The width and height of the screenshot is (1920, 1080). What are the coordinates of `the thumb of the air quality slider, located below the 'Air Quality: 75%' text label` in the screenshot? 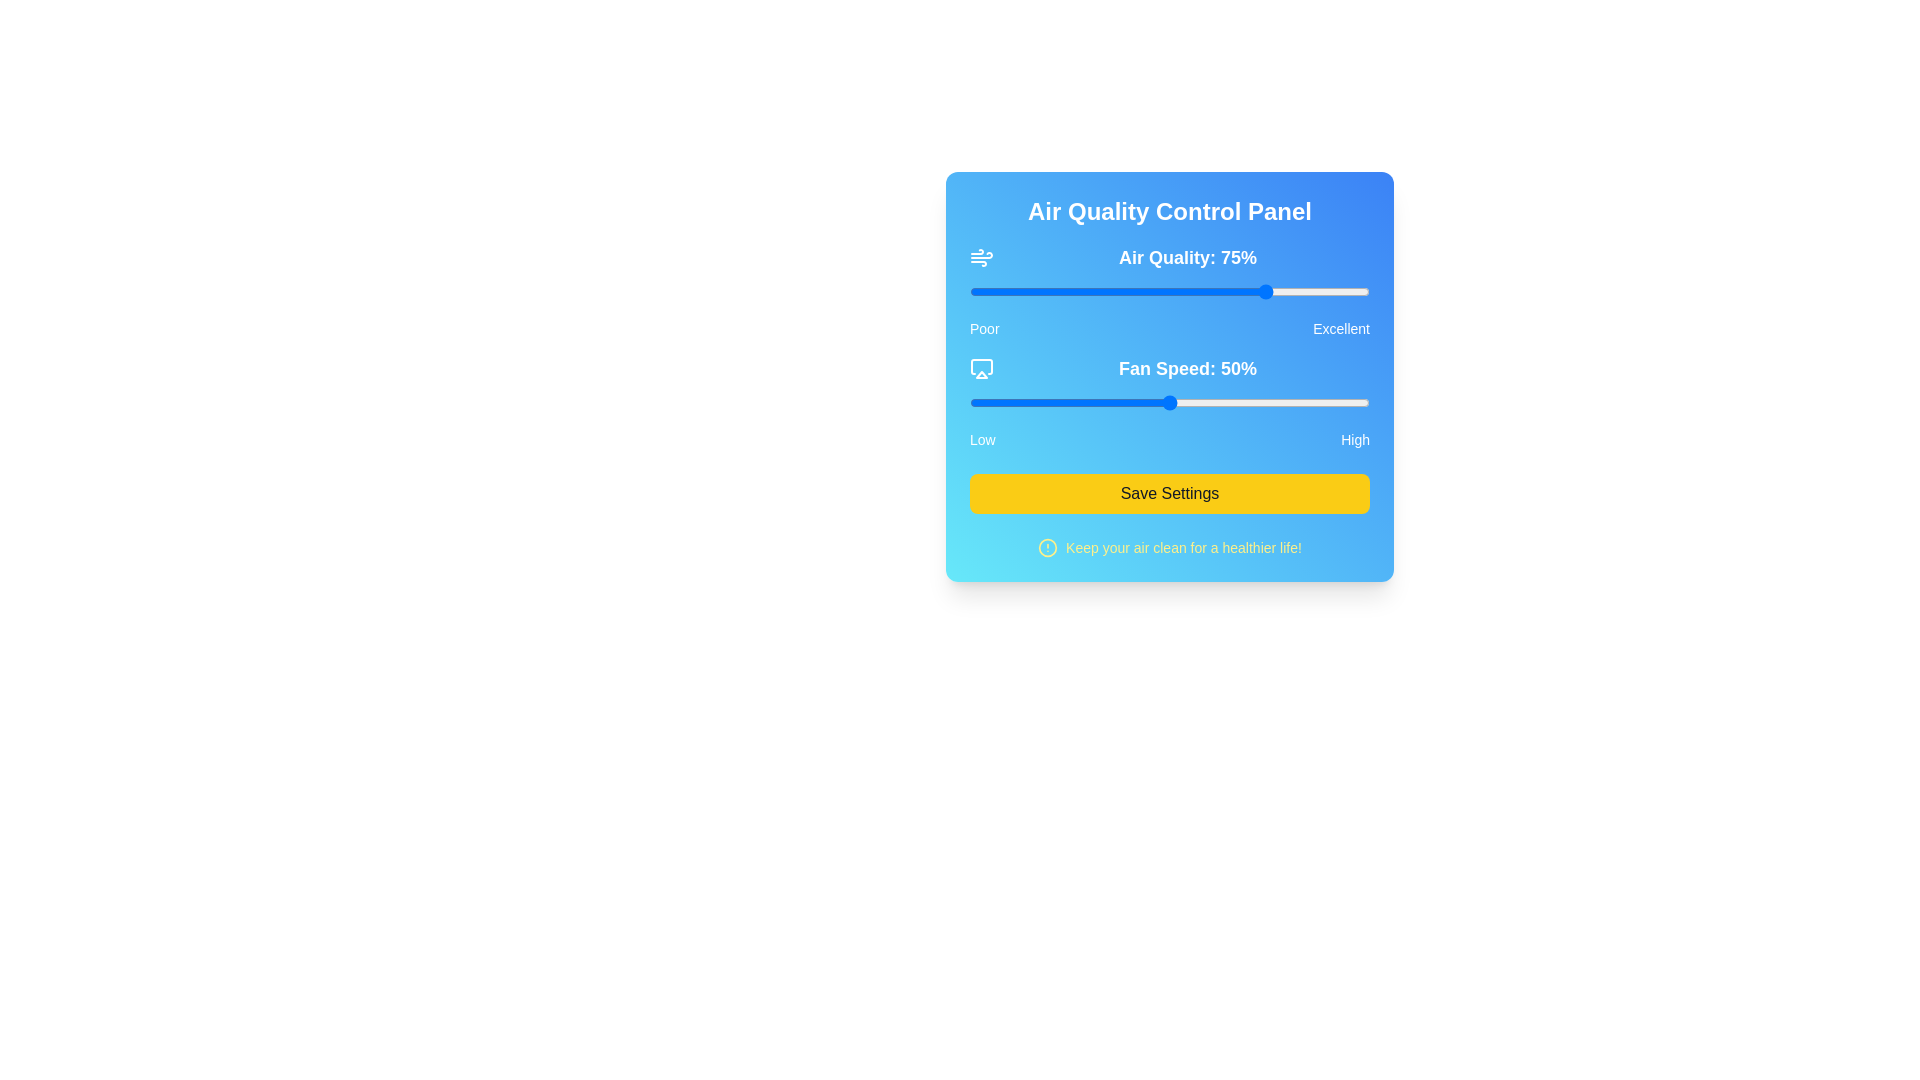 It's located at (1170, 292).